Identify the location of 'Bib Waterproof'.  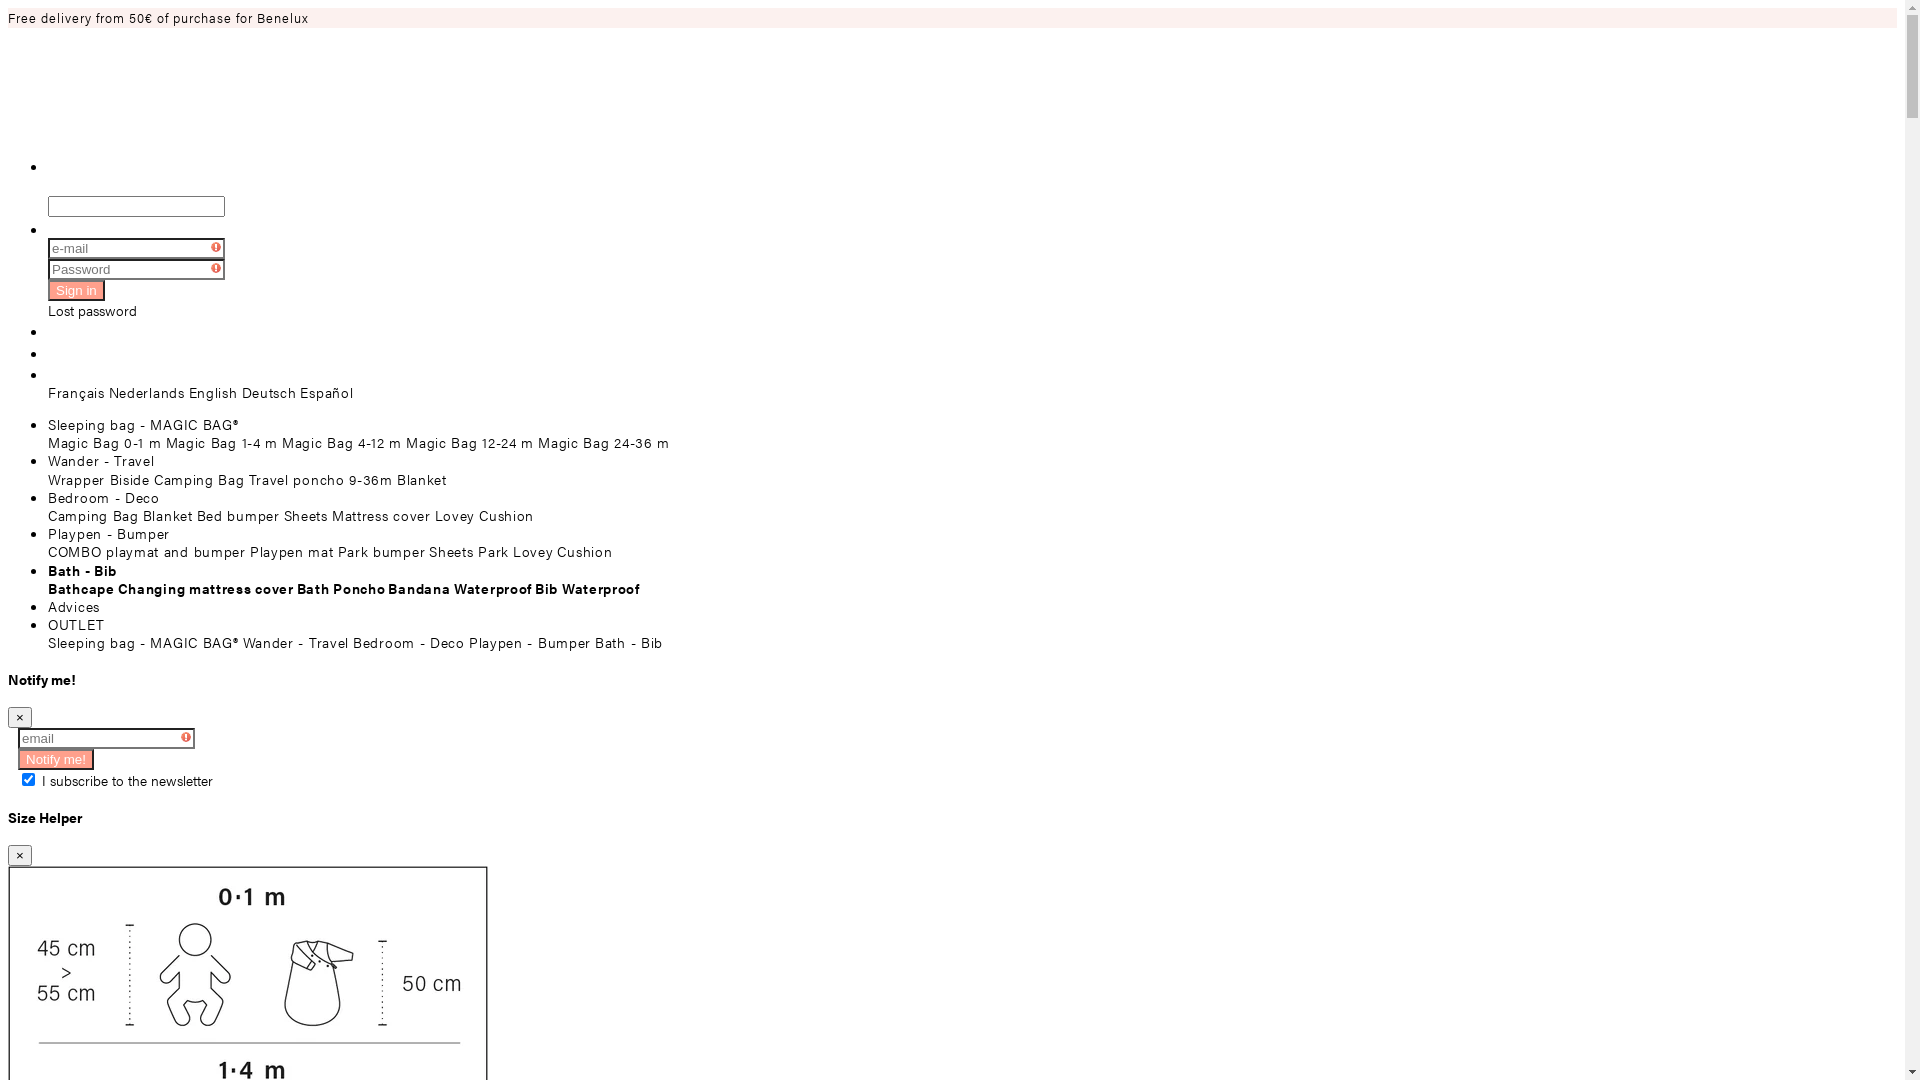
(586, 586).